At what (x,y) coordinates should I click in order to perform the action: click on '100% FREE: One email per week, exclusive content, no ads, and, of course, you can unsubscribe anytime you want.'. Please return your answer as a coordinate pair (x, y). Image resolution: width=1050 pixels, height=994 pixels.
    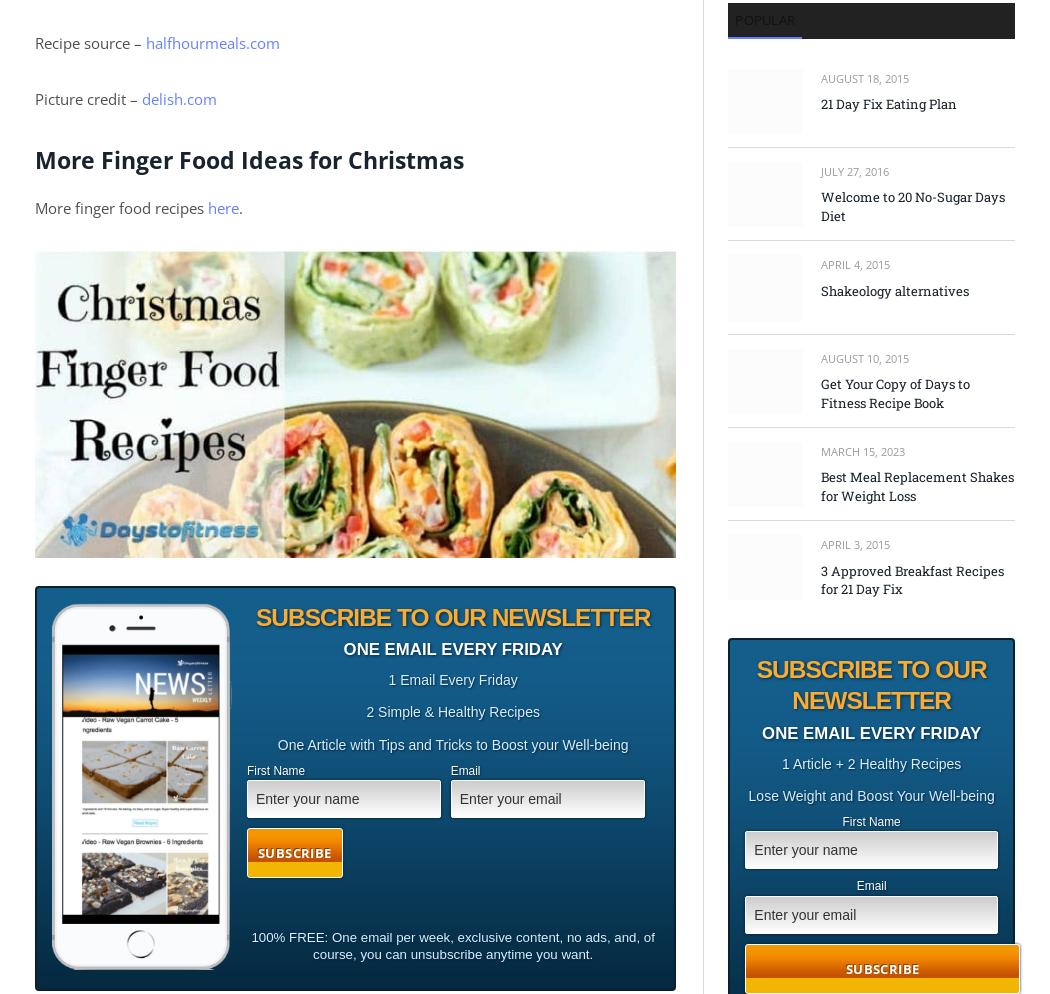
    Looking at the image, I should click on (250, 945).